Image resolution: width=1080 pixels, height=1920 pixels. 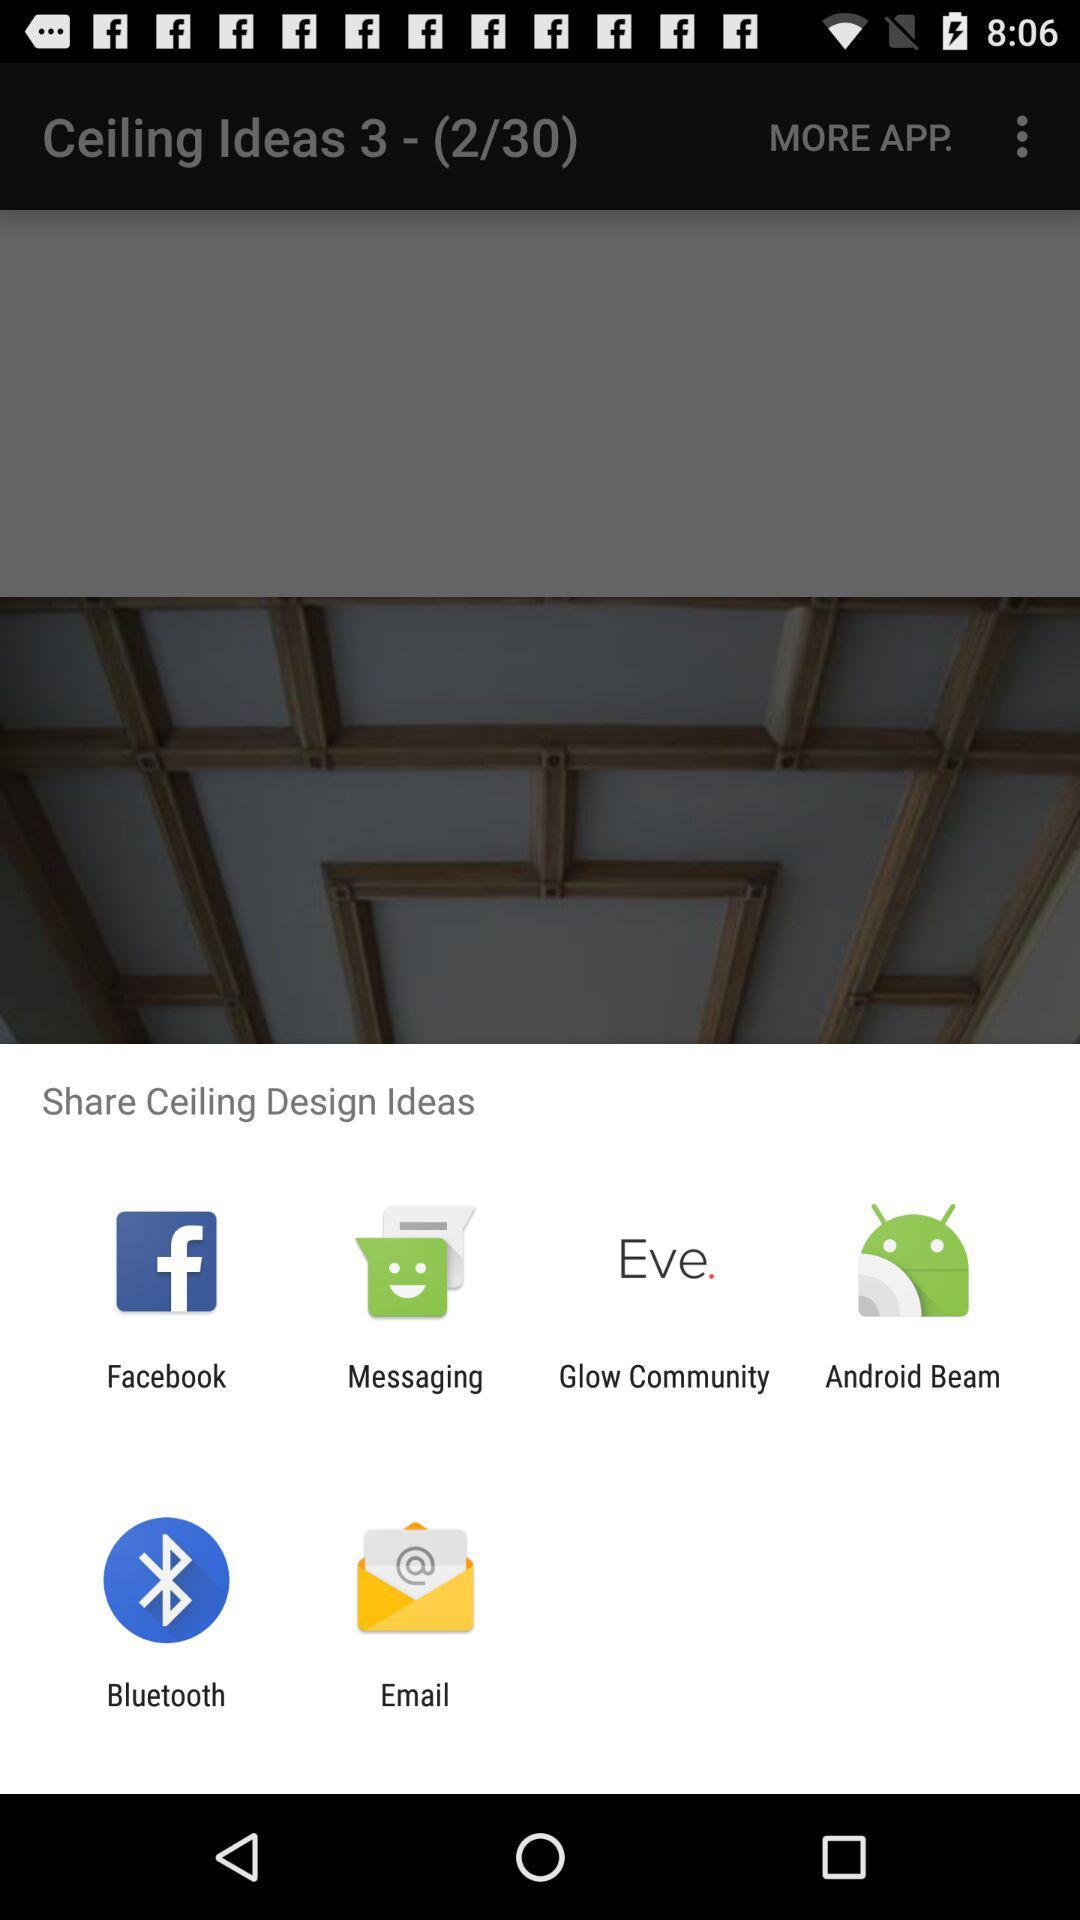 What do you see at coordinates (664, 1392) in the screenshot?
I see `the app to the left of android beam app` at bounding box center [664, 1392].